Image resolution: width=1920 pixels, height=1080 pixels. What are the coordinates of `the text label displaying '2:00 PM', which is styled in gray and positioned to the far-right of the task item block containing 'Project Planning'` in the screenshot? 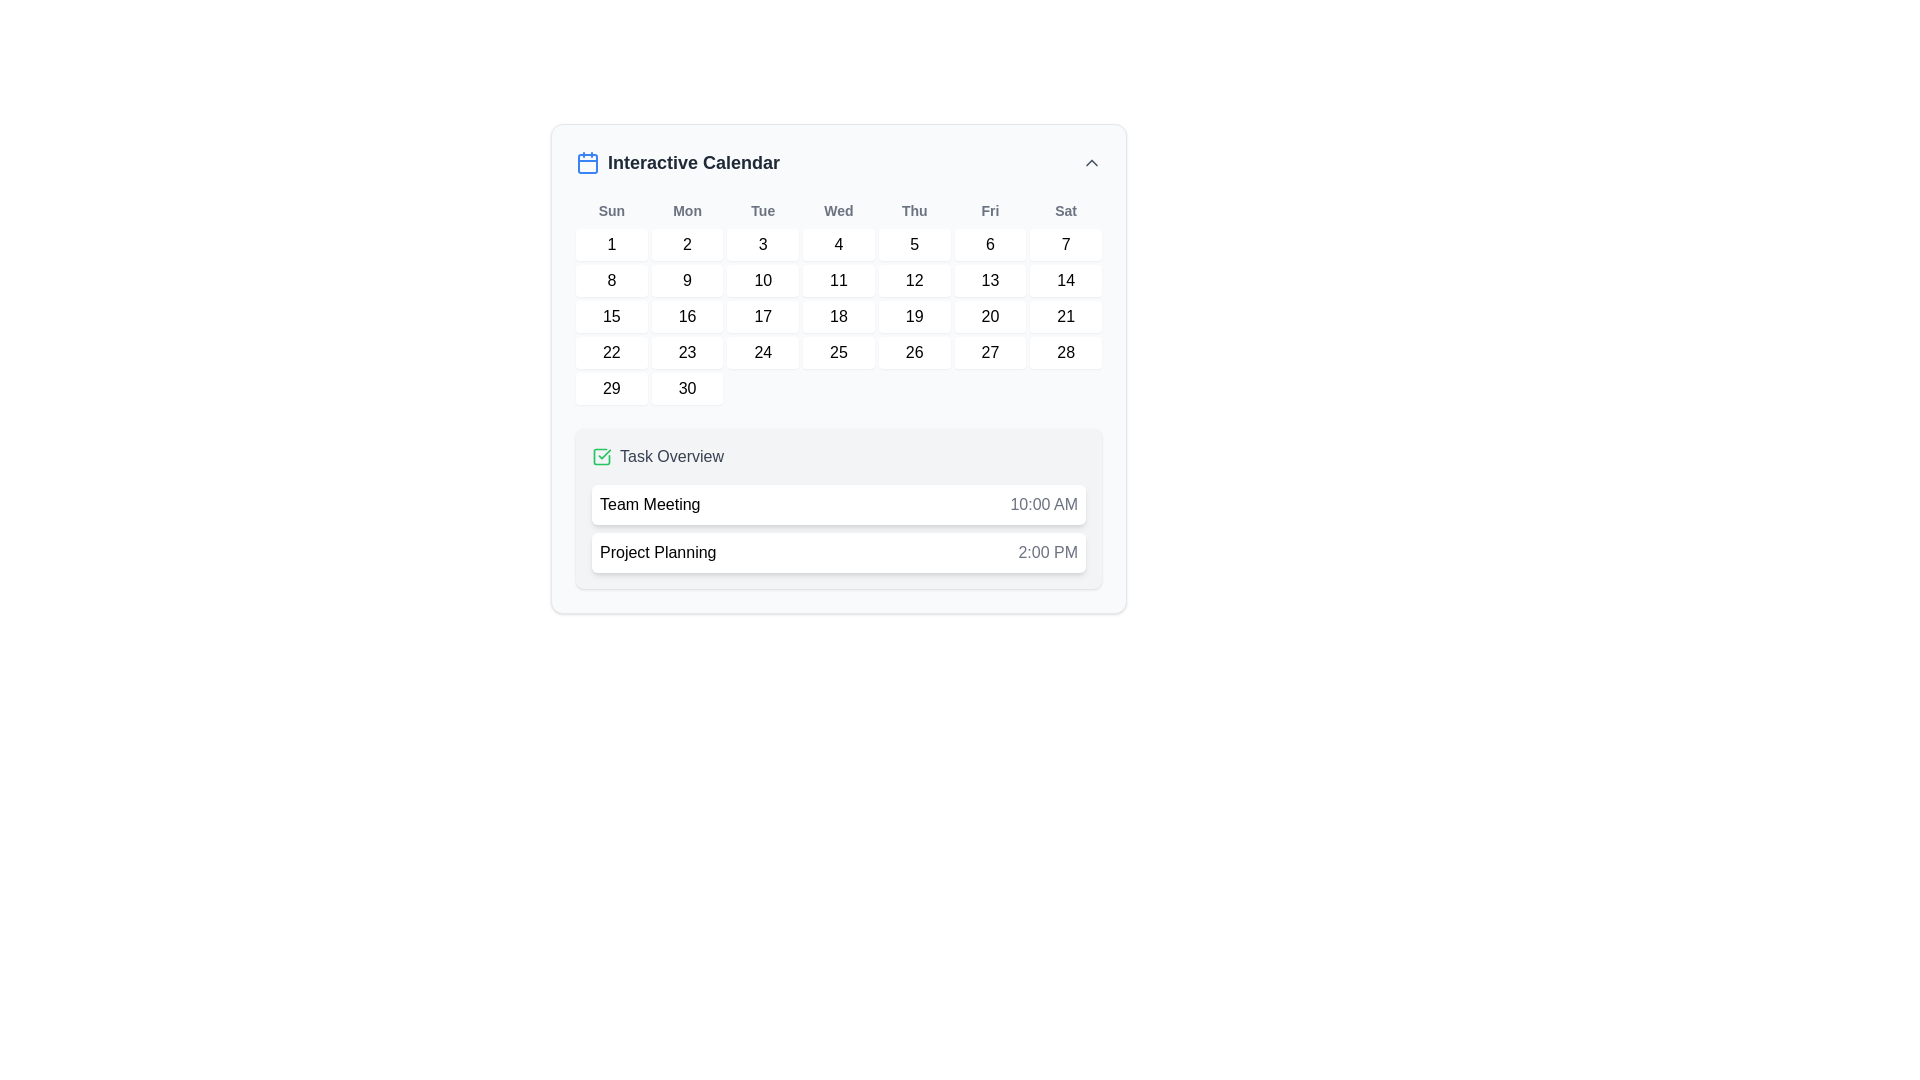 It's located at (1047, 552).